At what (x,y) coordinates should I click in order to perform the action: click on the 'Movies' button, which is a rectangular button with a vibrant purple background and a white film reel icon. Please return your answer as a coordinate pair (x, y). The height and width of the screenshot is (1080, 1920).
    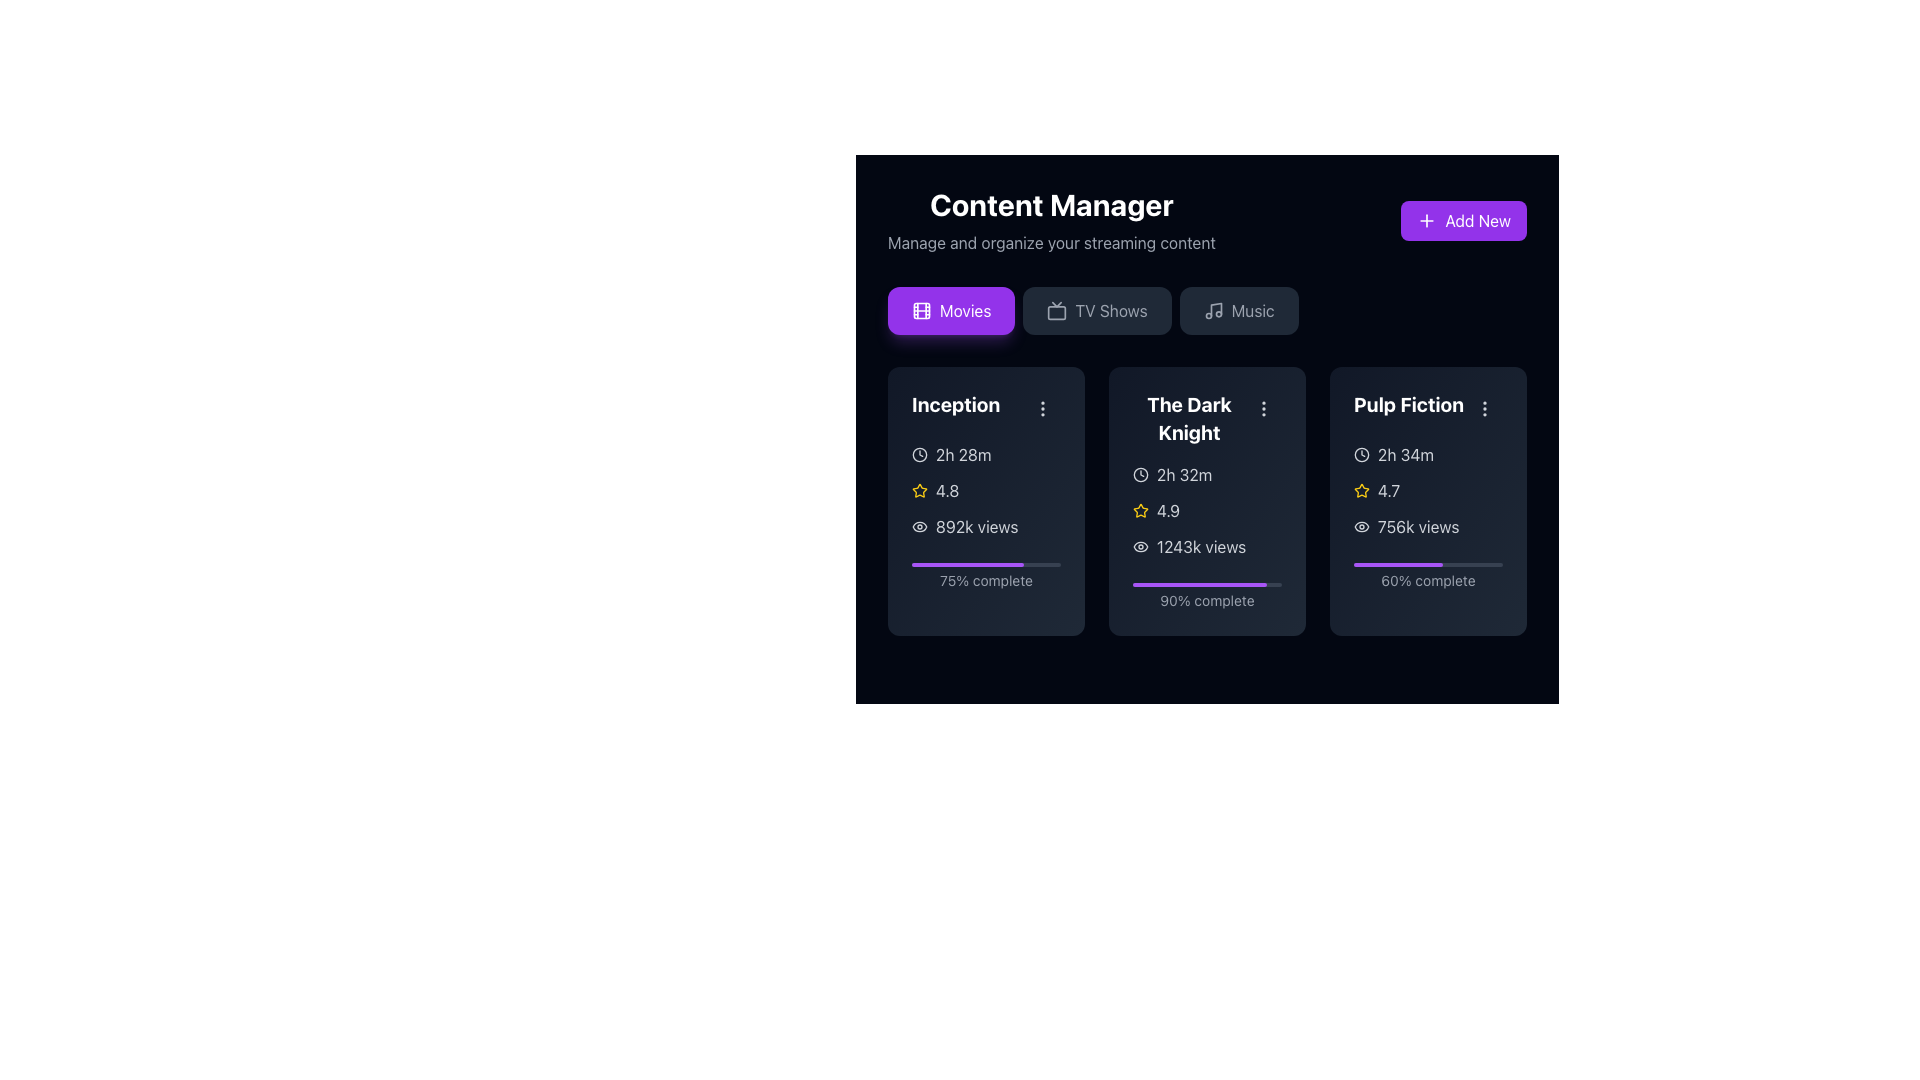
    Looking at the image, I should click on (950, 311).